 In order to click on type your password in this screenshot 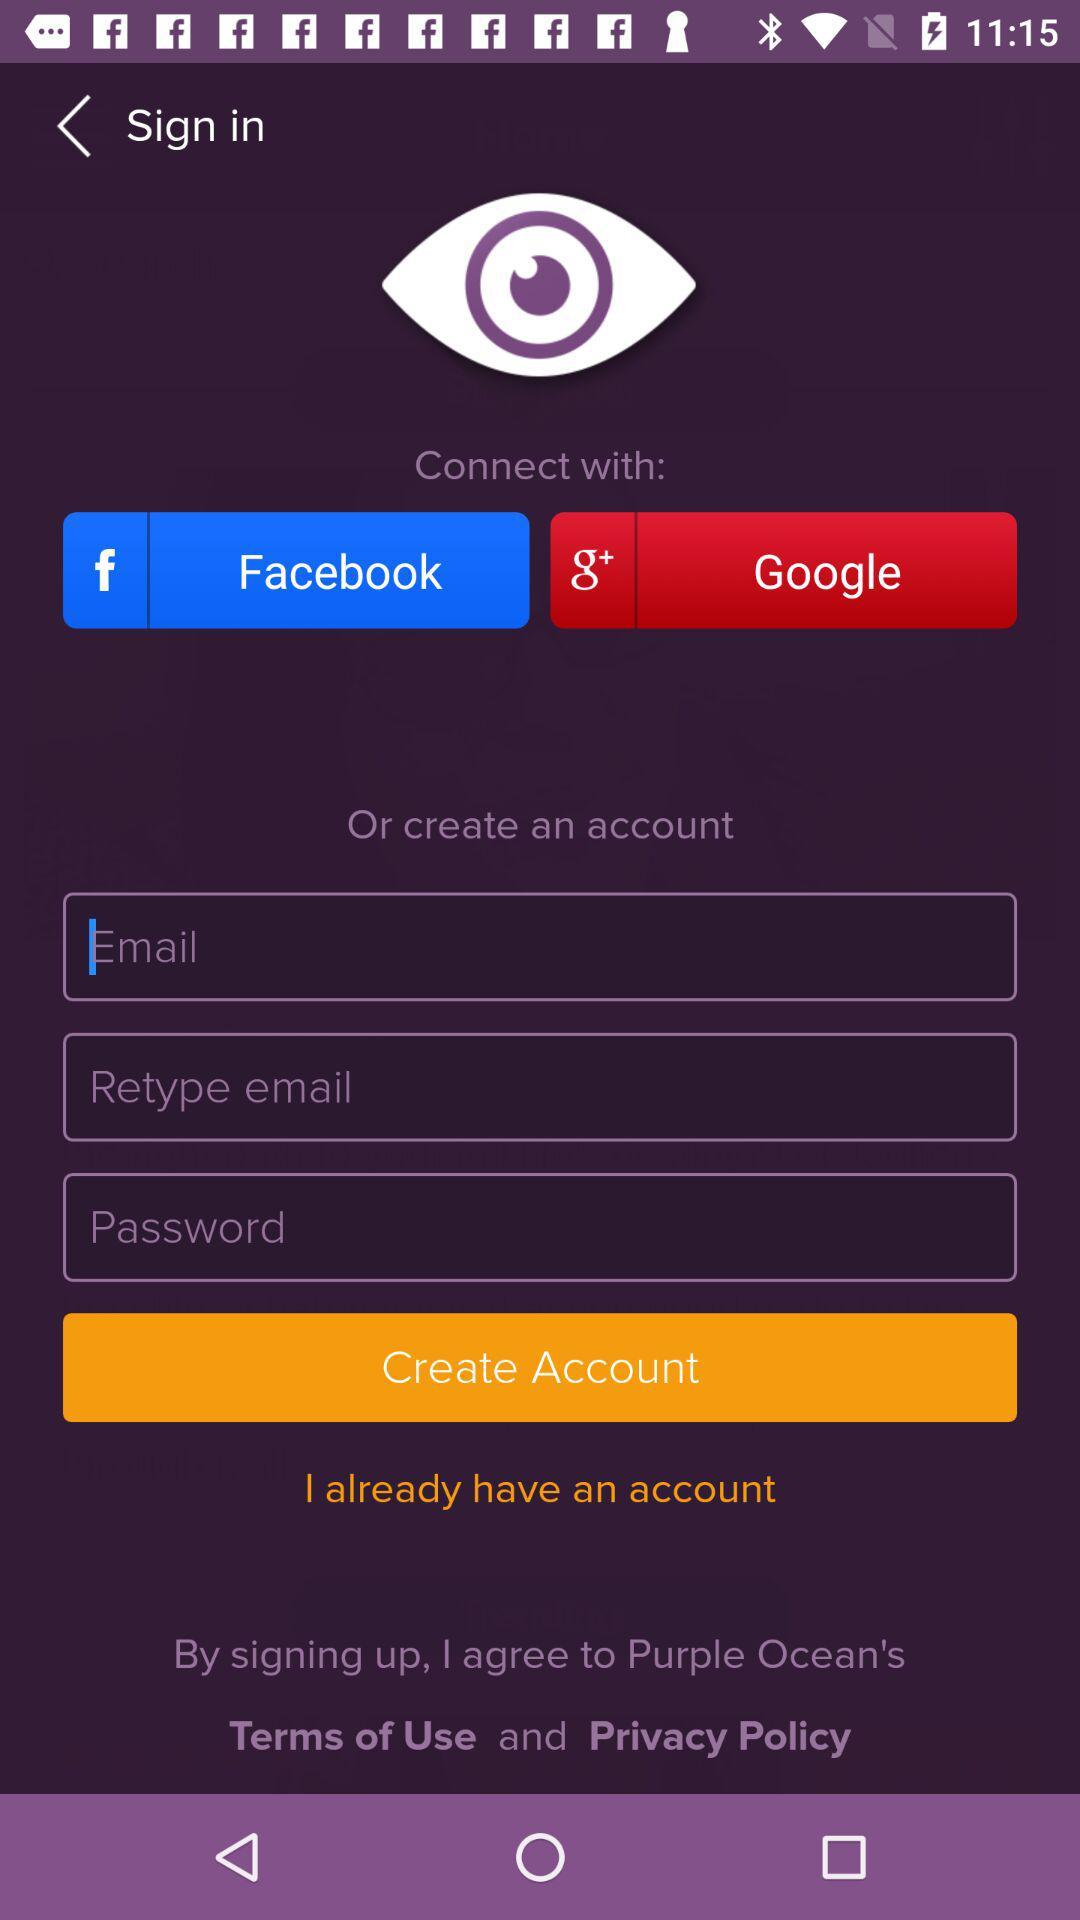, I will do `click(540, 1226)`.